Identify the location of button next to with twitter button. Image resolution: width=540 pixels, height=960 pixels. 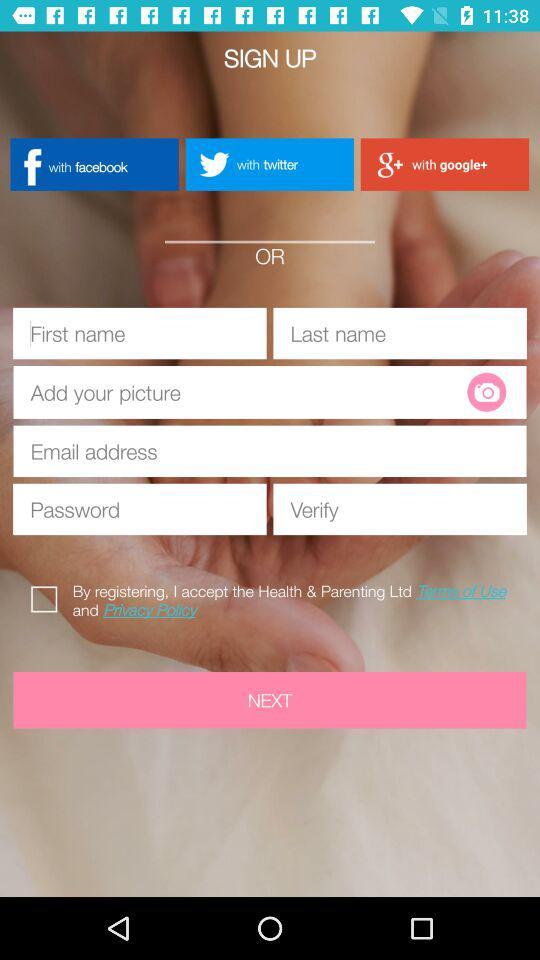
(93, 163).